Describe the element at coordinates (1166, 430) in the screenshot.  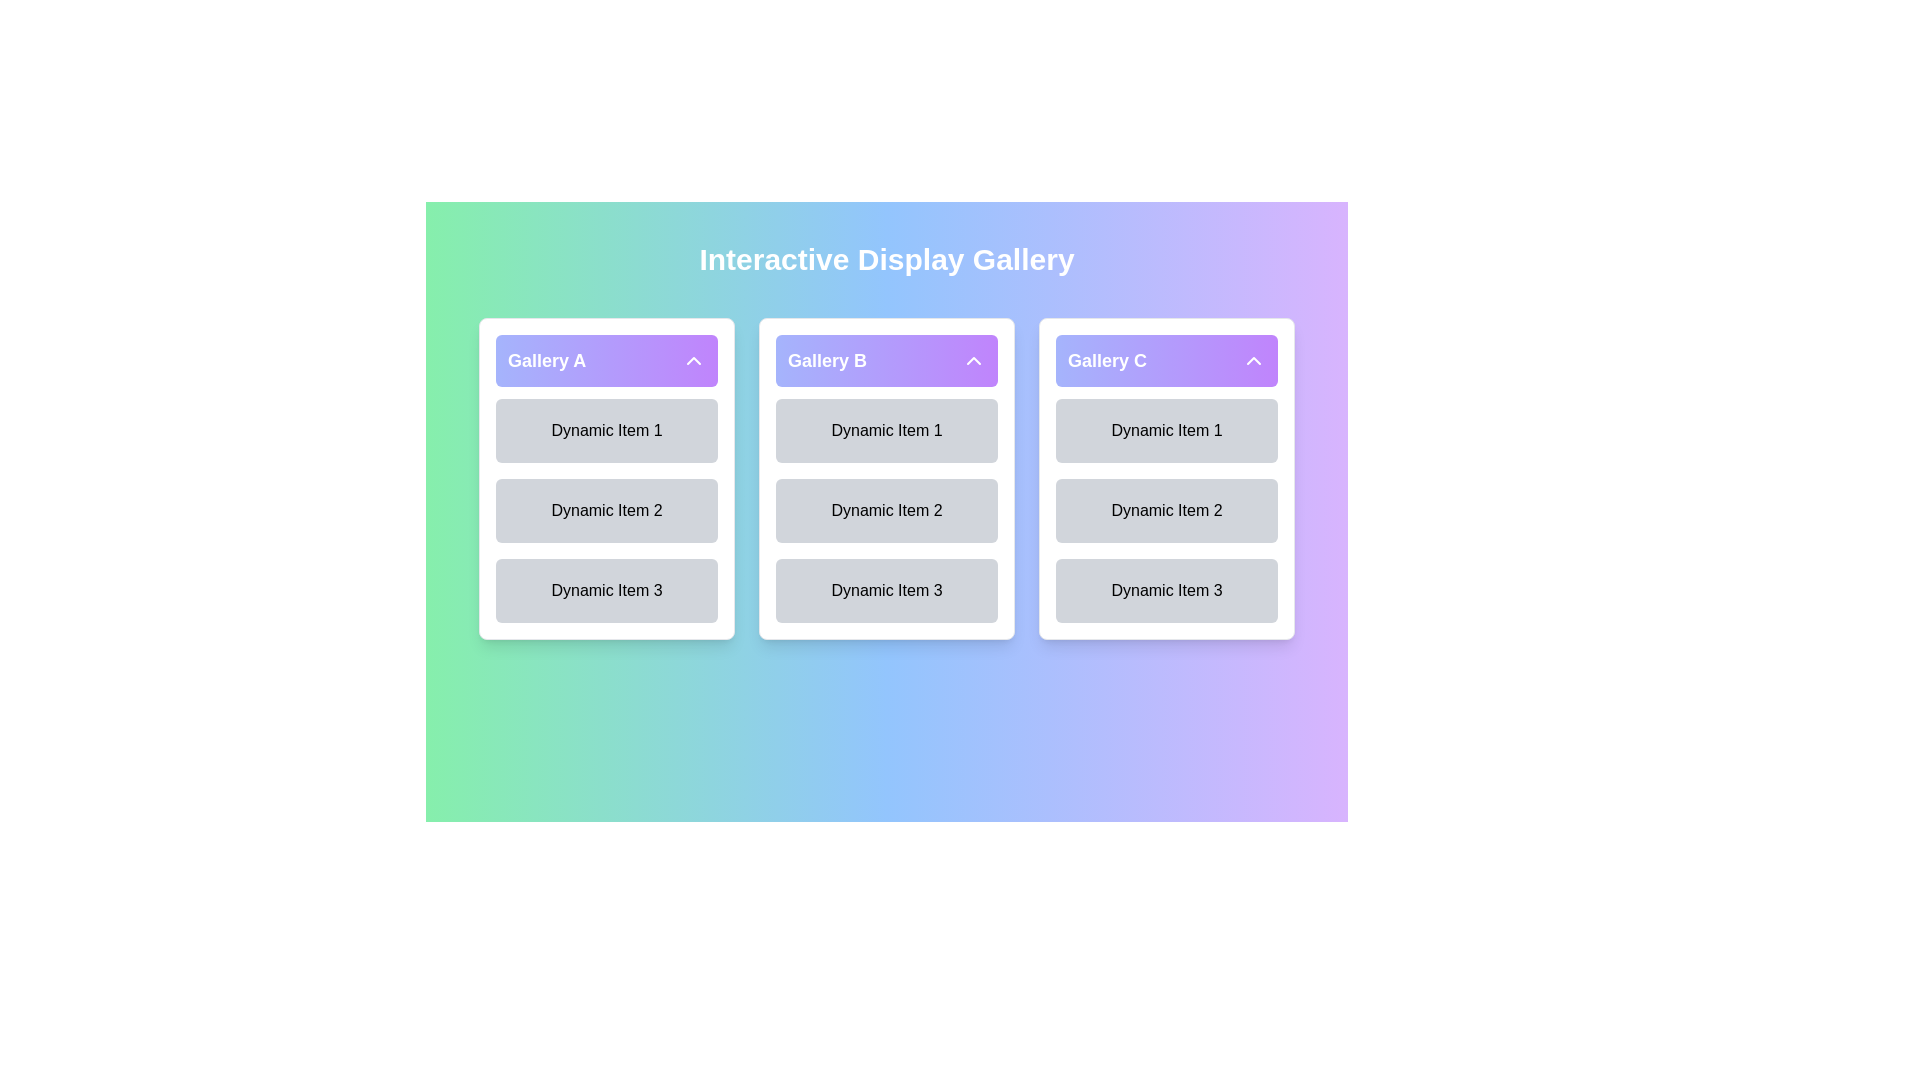
I see `the static text display labeled 'Dynamic Item 1', which is the topmost item in a vertical list under the heading 'Gallery C'` at that location.